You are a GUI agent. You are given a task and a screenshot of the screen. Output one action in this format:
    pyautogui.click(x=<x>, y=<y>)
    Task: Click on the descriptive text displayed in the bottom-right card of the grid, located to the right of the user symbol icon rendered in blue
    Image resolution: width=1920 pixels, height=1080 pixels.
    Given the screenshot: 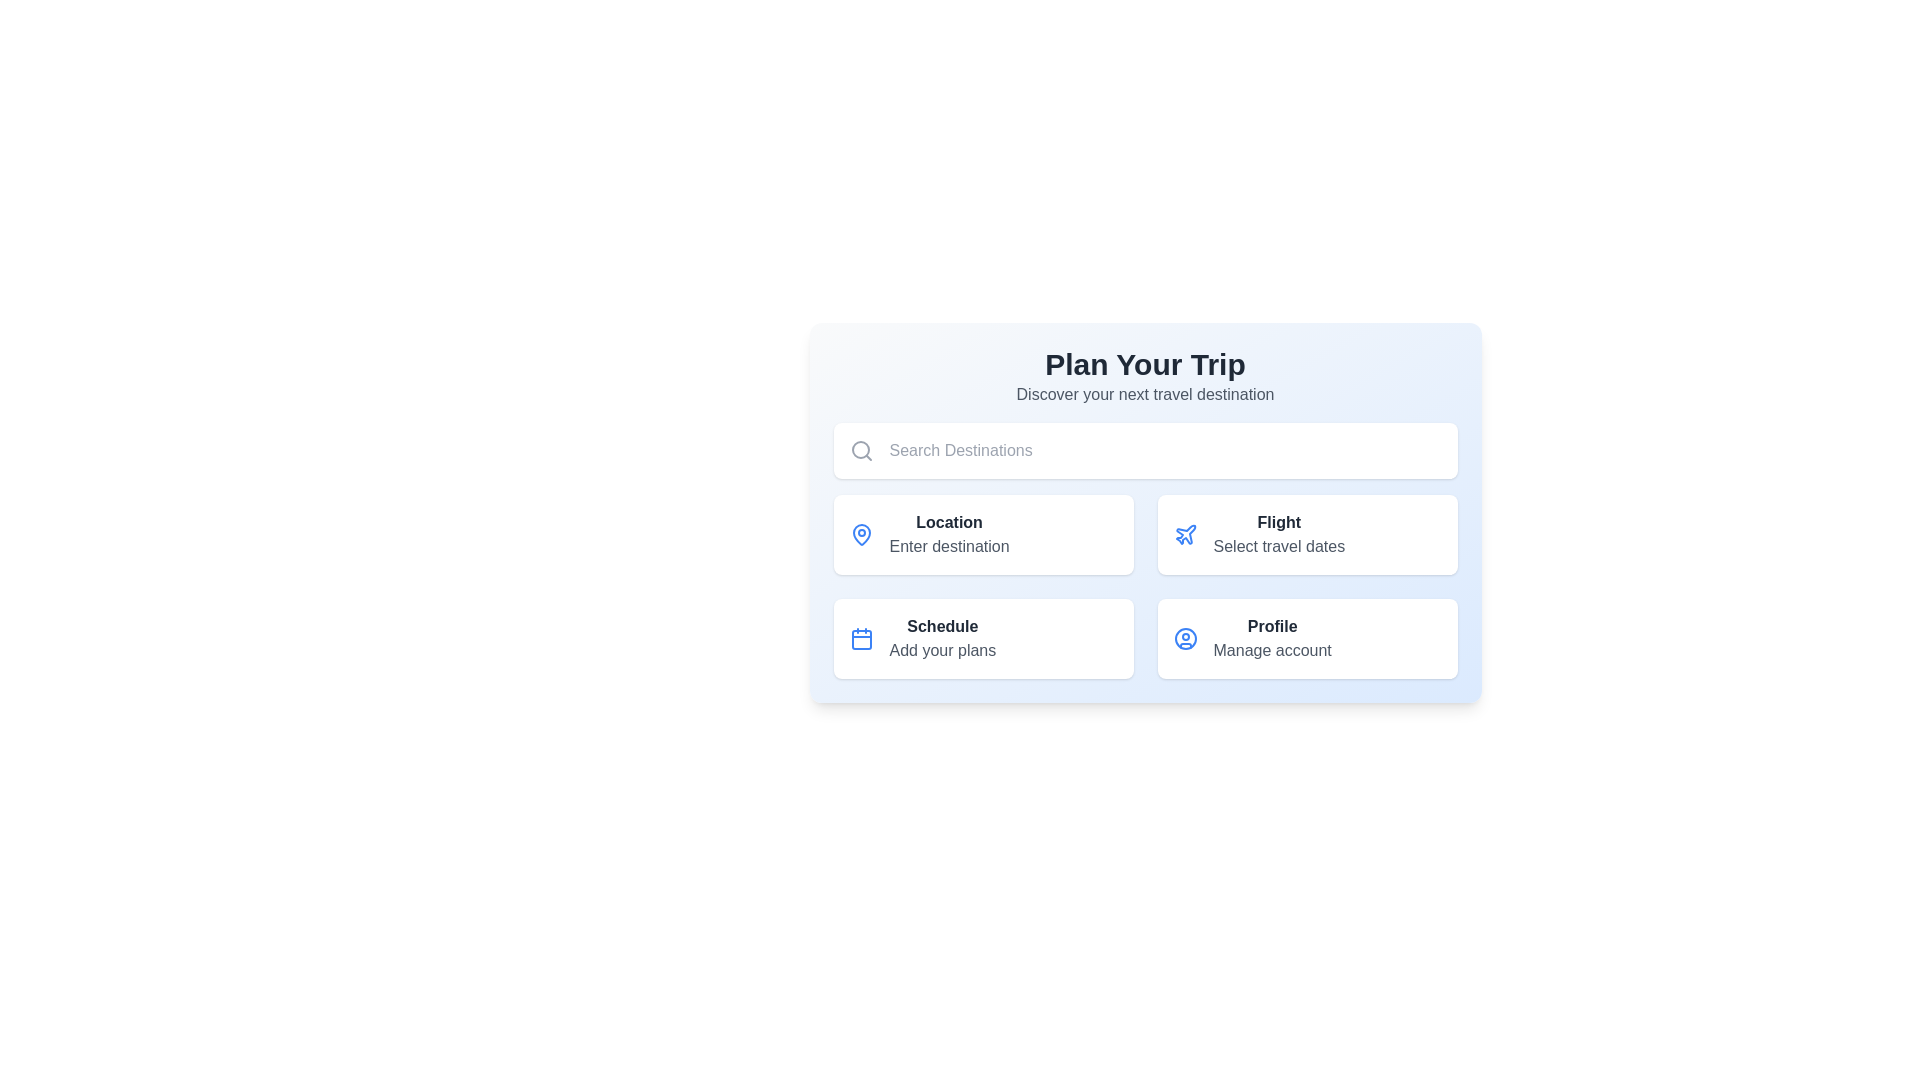 What is the action you would take?
    pyautogui.click(x=1271, y=639)
    